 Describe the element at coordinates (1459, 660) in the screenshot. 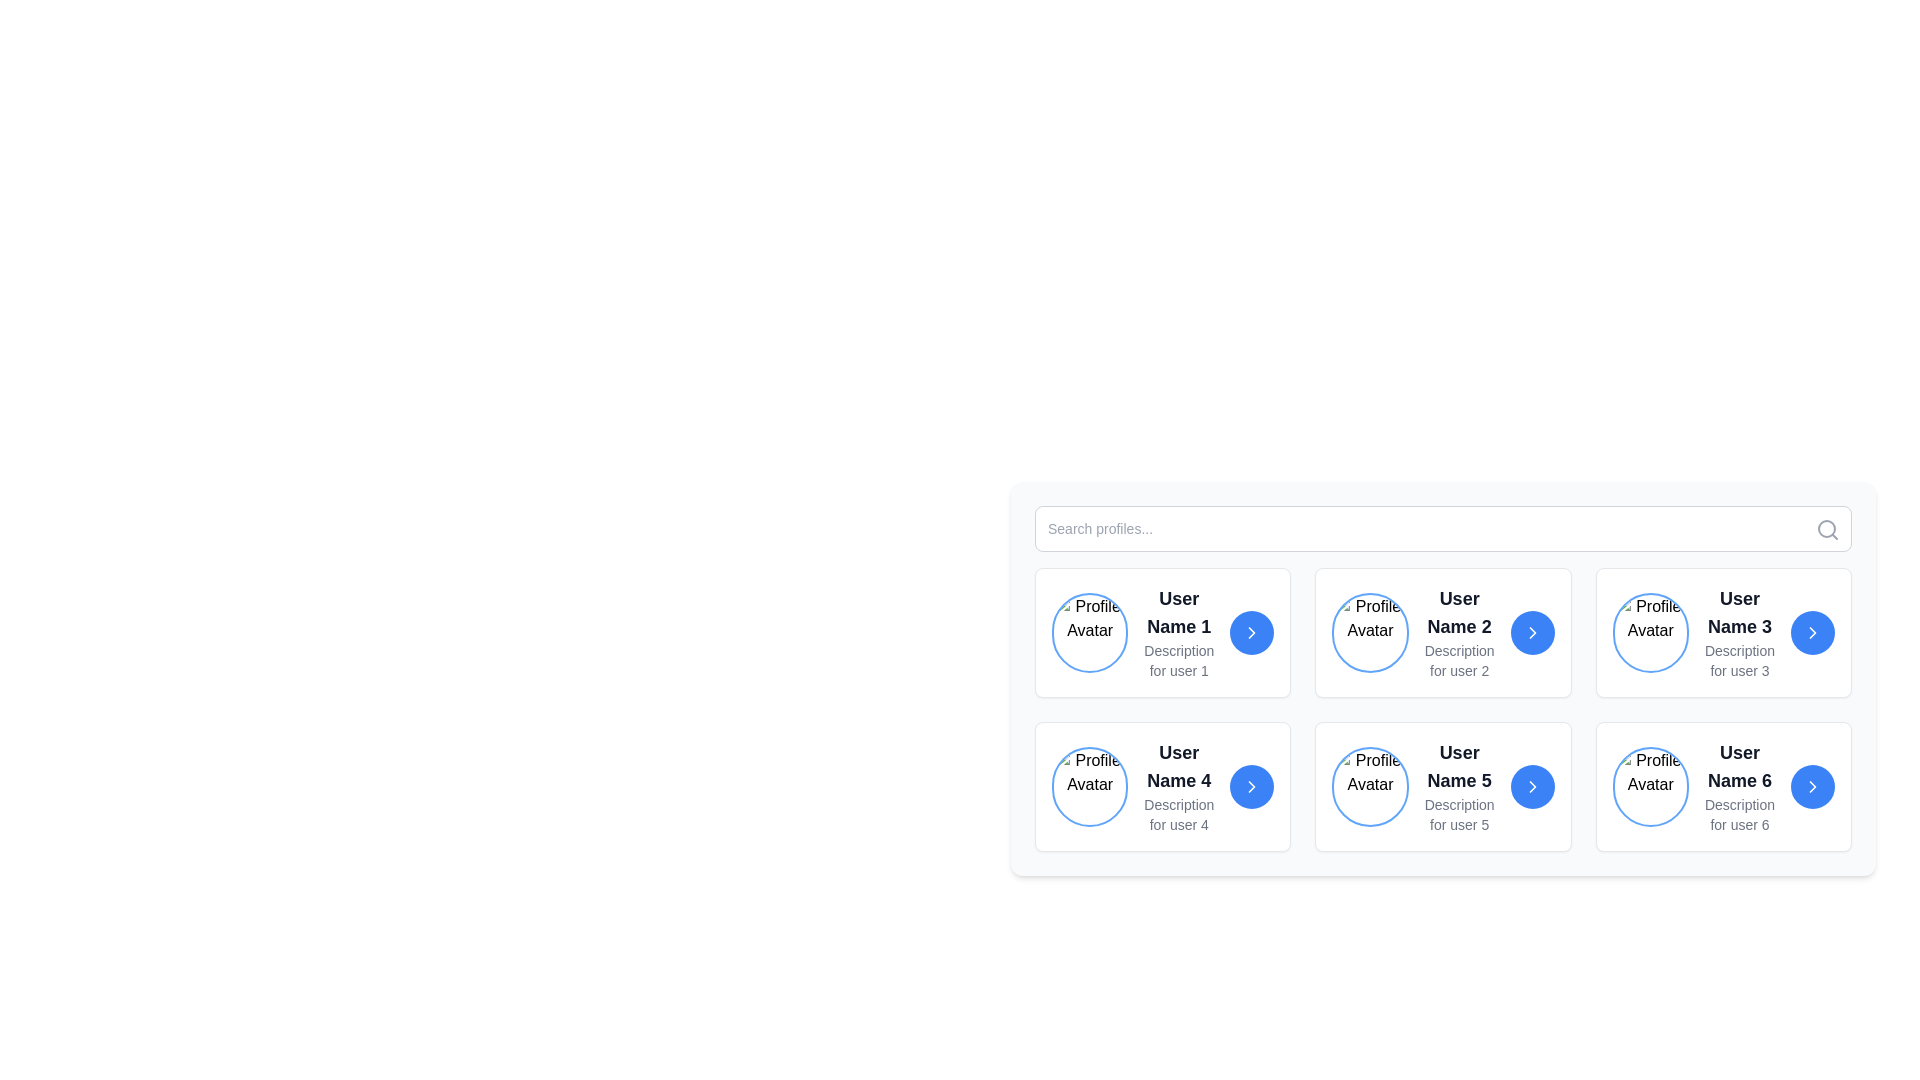

I see `the text label located below 'User Name 2' in the second profile card of the top row in the grid structure` at that location.